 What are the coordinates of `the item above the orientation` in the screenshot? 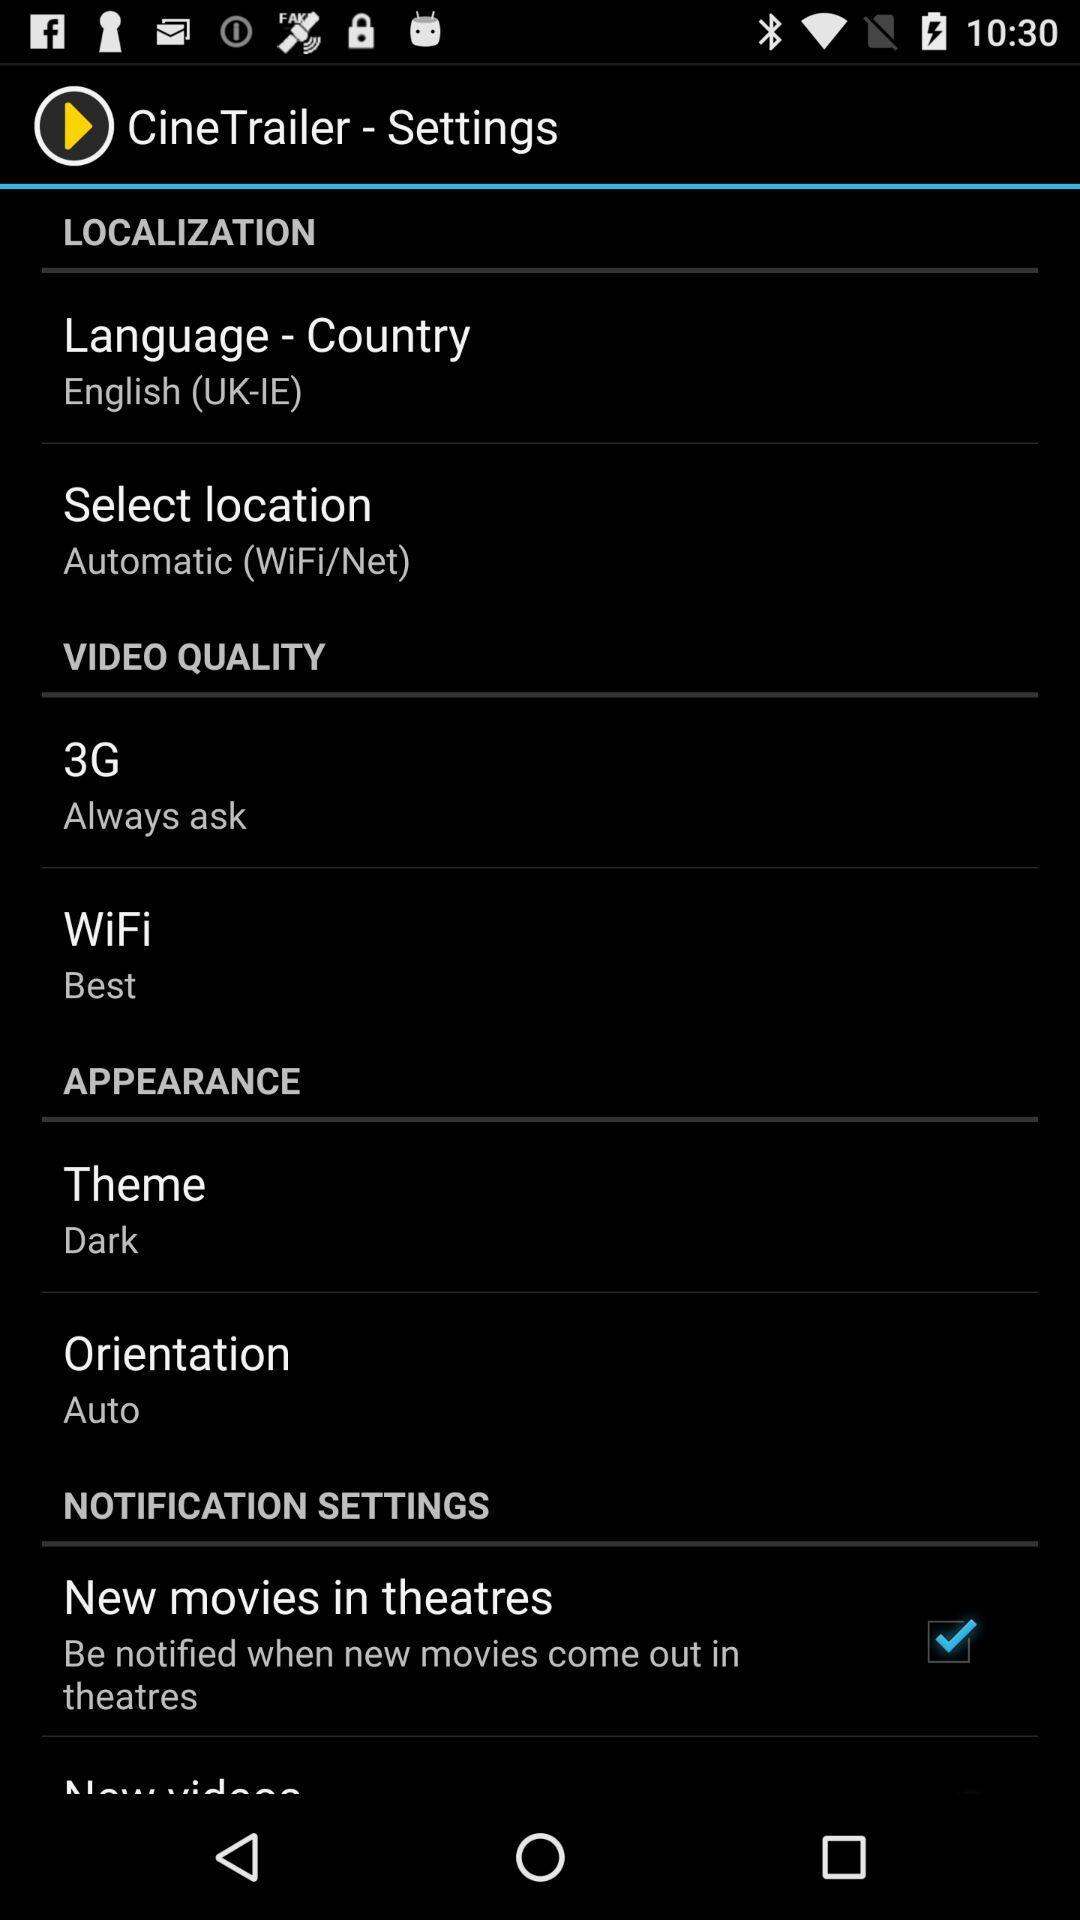 It's located at (100, 1237).